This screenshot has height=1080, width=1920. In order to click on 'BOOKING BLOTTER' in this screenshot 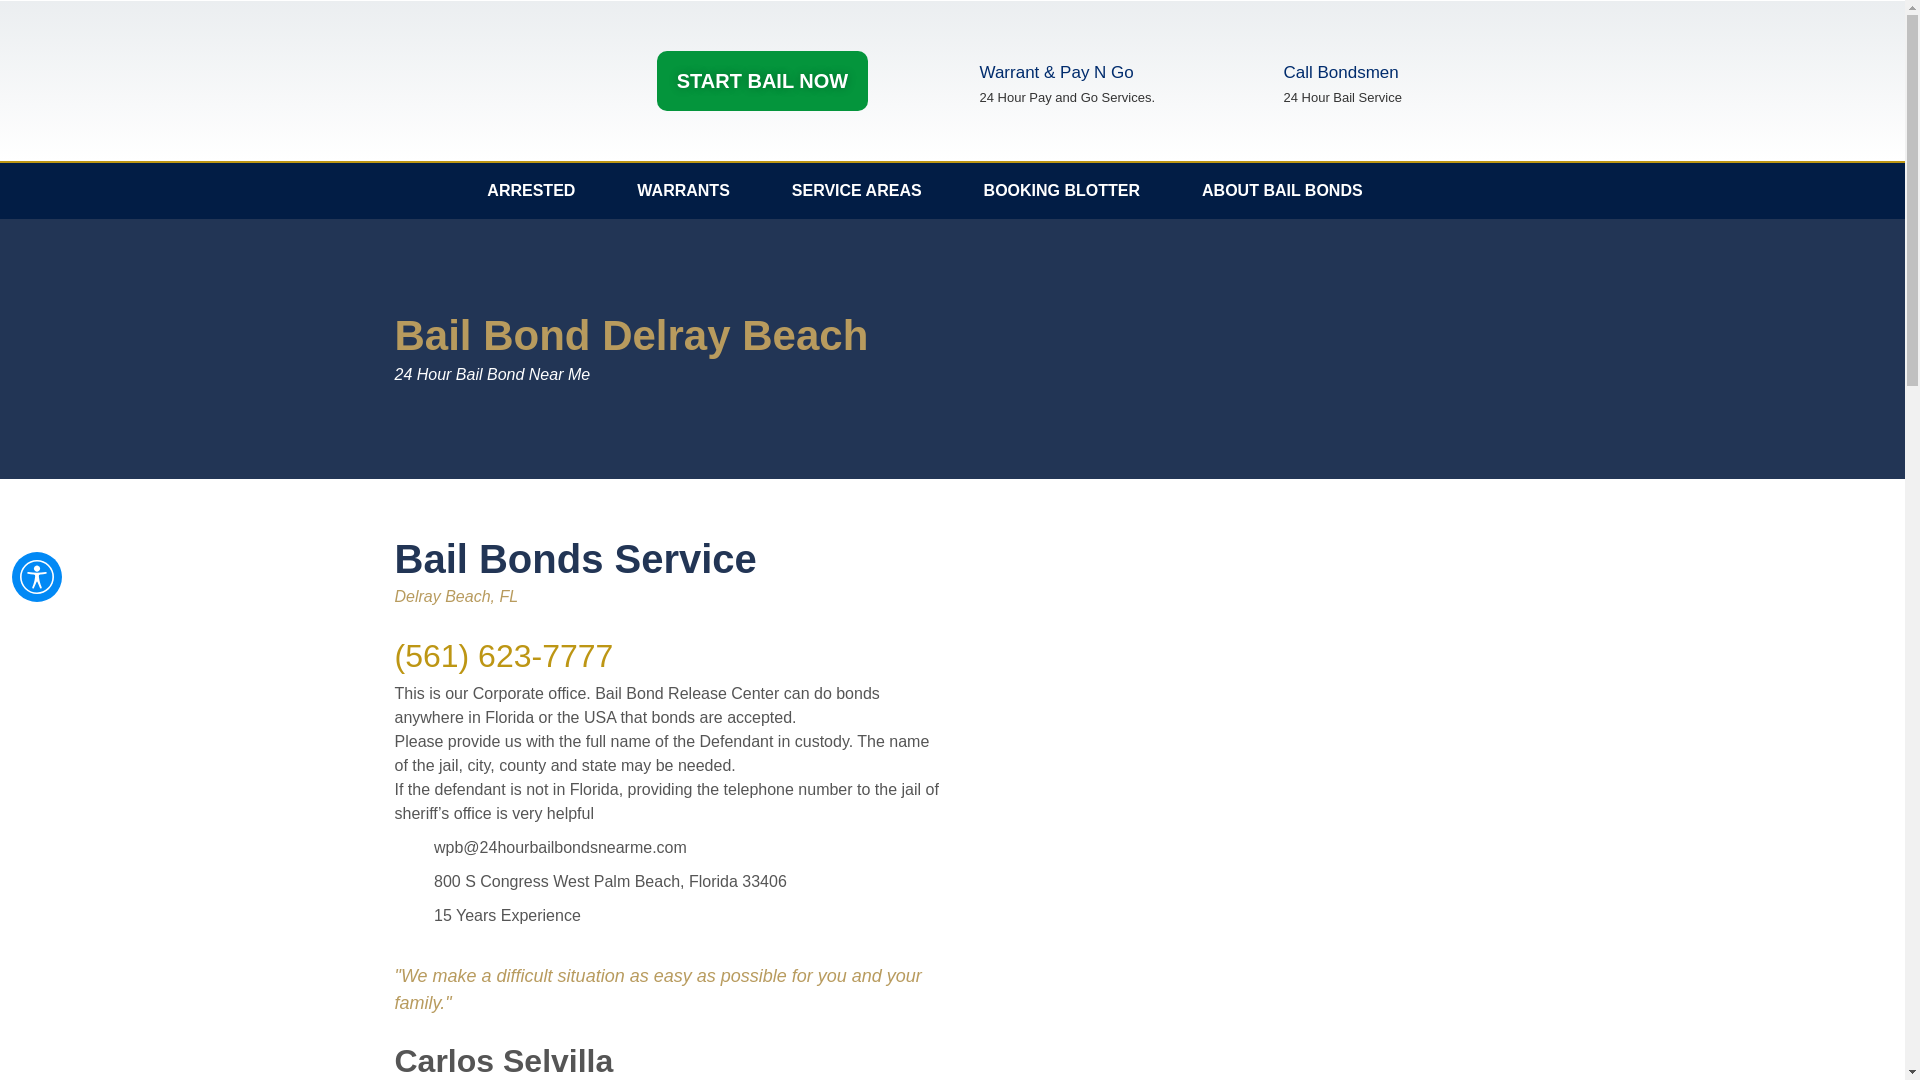, I will do `click(1060, 191)`.